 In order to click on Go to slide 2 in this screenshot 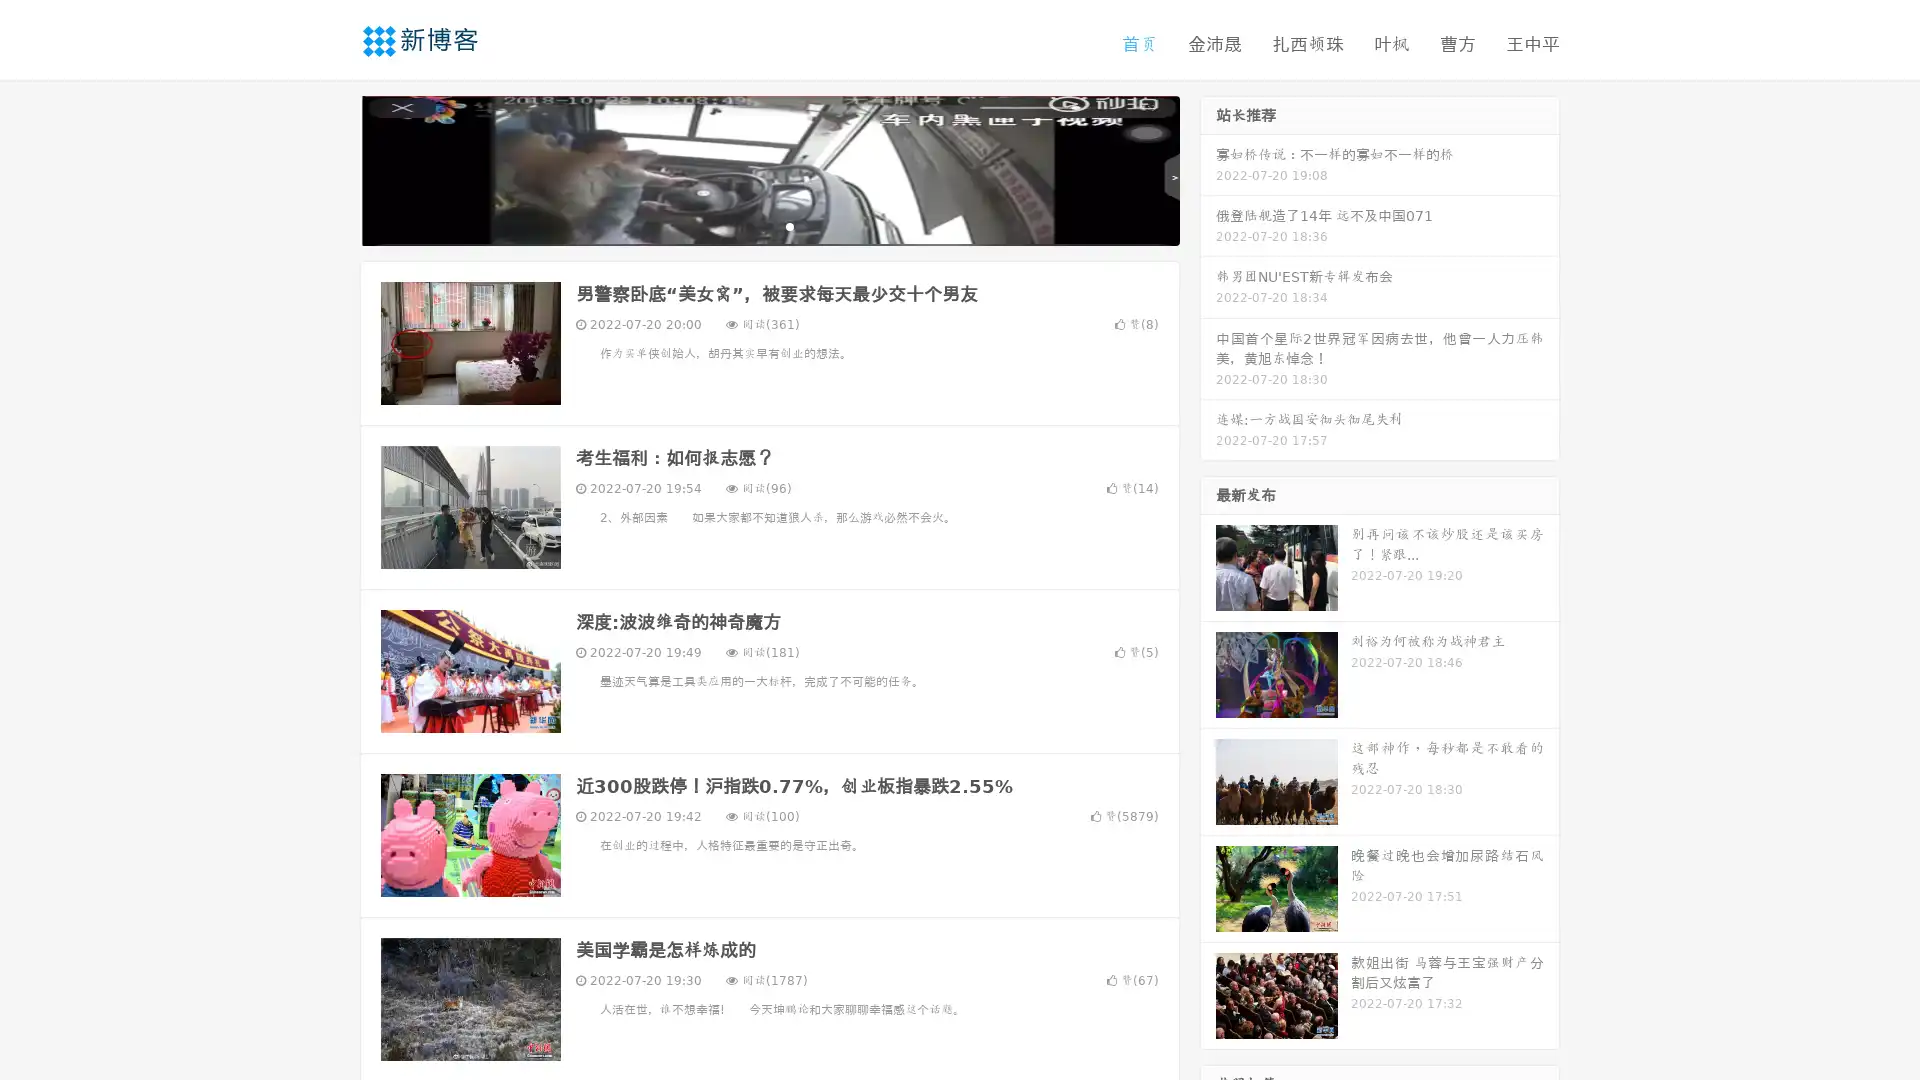, I will do `click(768, 225)`.